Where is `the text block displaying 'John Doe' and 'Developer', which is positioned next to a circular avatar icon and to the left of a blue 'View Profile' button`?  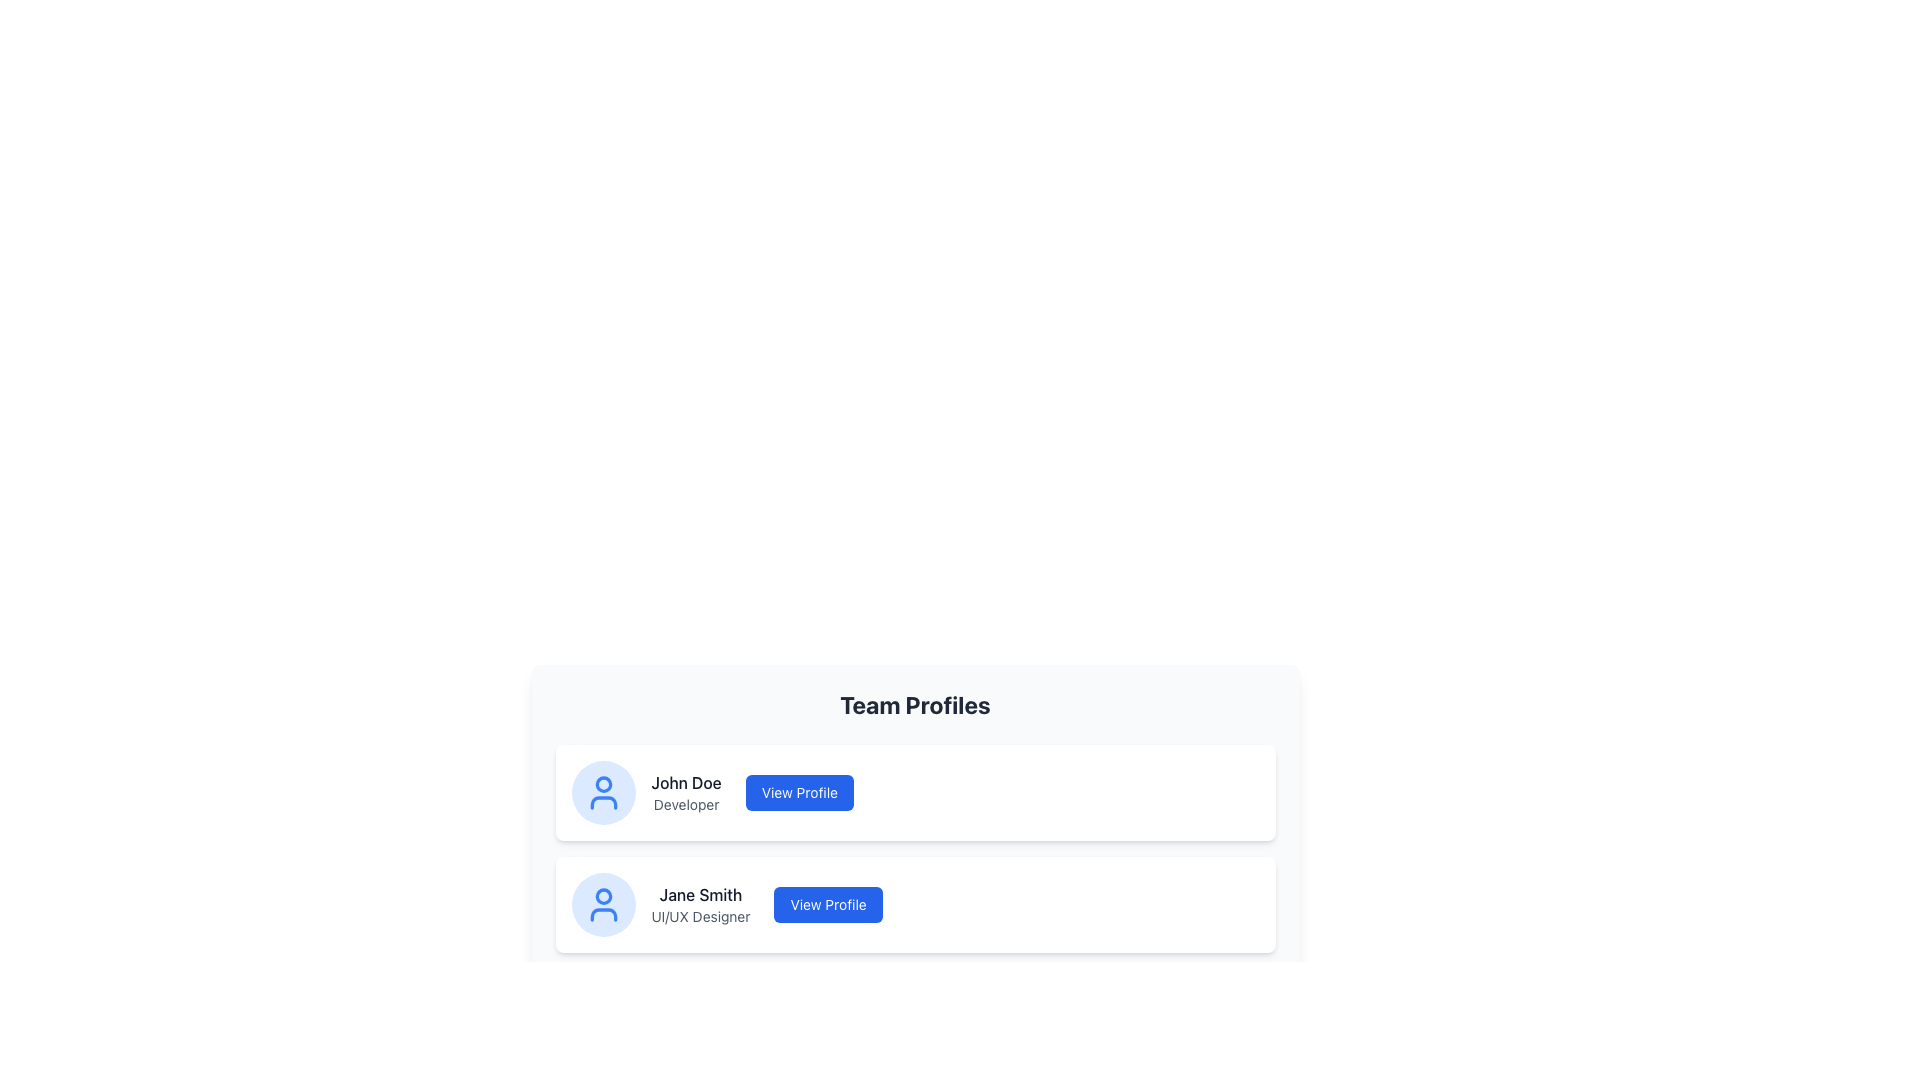 the text block displaying 'John Doe' and 'Developer', which is positioned next to a circular avatar icon and to the left of a blue 'View Profile' button is located at coordinates (686, 792).